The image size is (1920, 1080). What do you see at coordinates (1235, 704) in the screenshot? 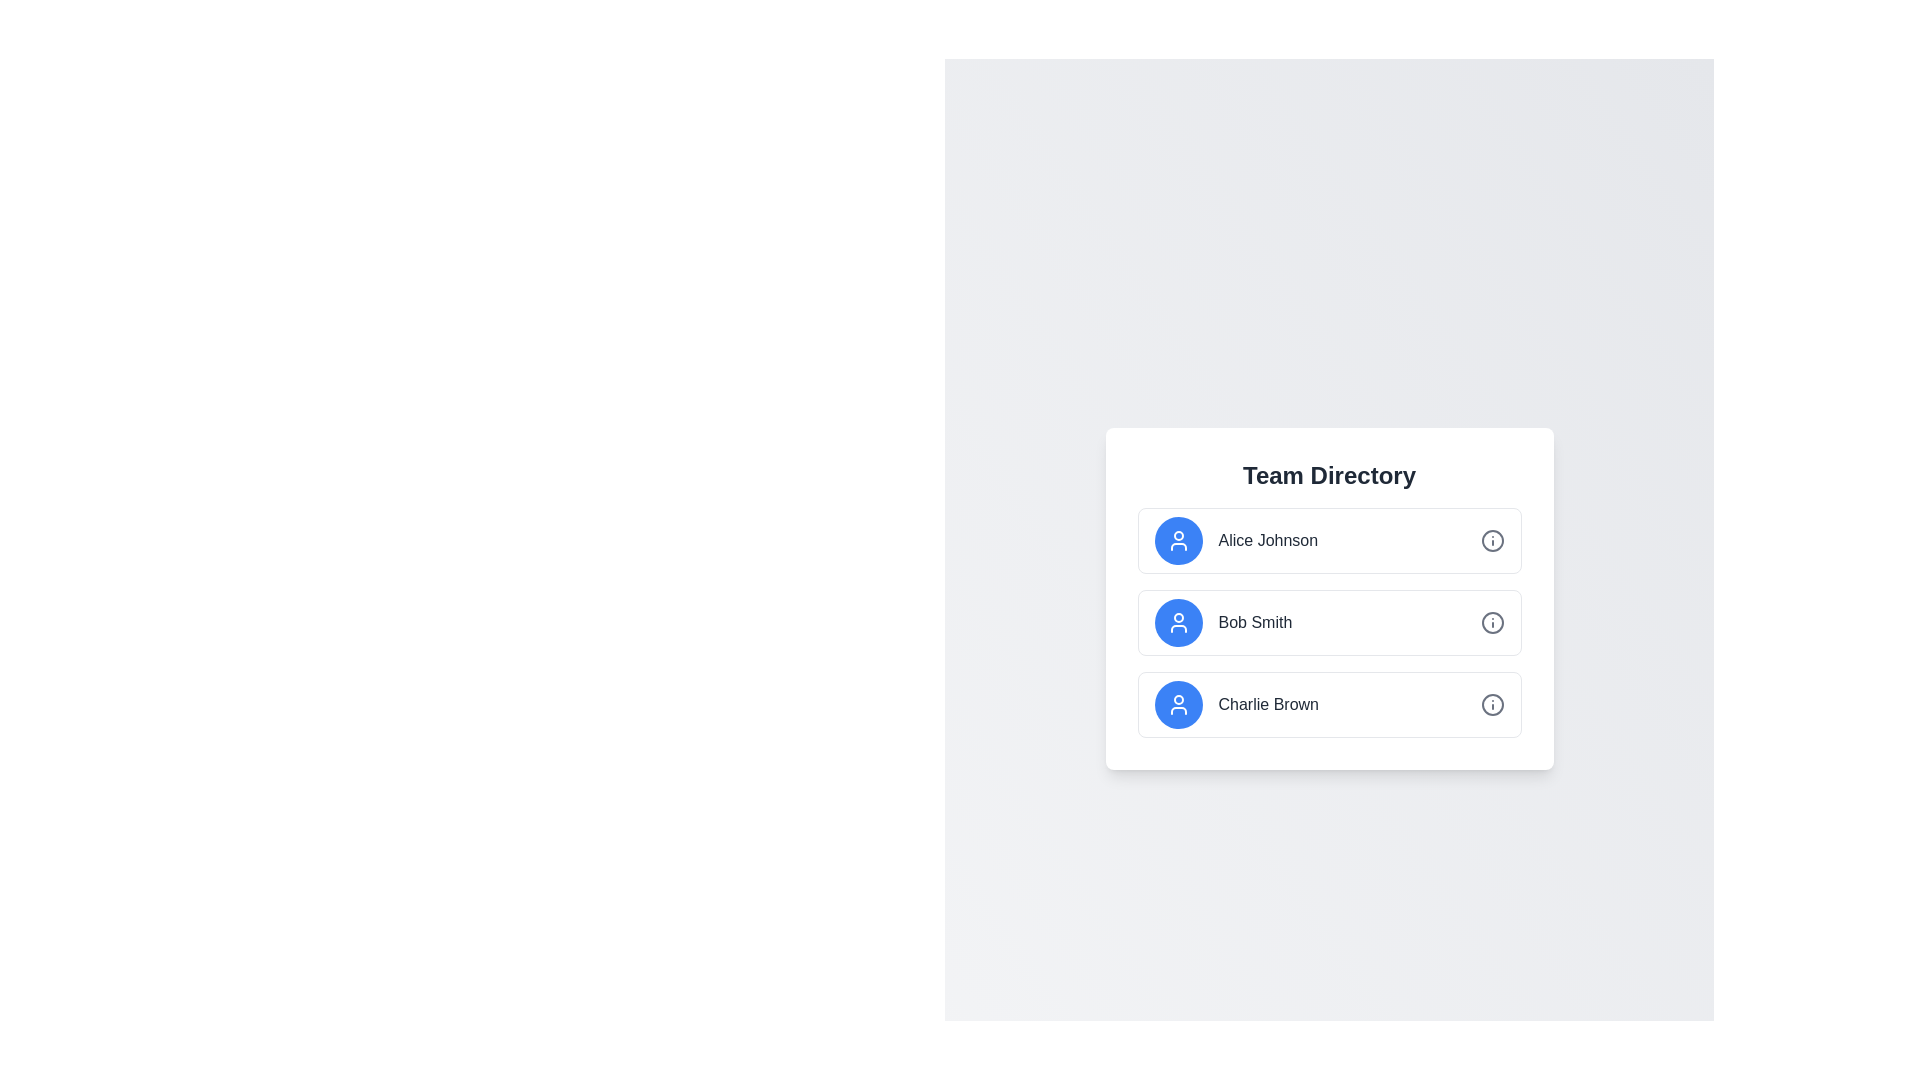
I see `the Profile entry for 'Charlie Brown', which is represented by a rounded blue circle with a user icon` at bounding box center [1235, 704].